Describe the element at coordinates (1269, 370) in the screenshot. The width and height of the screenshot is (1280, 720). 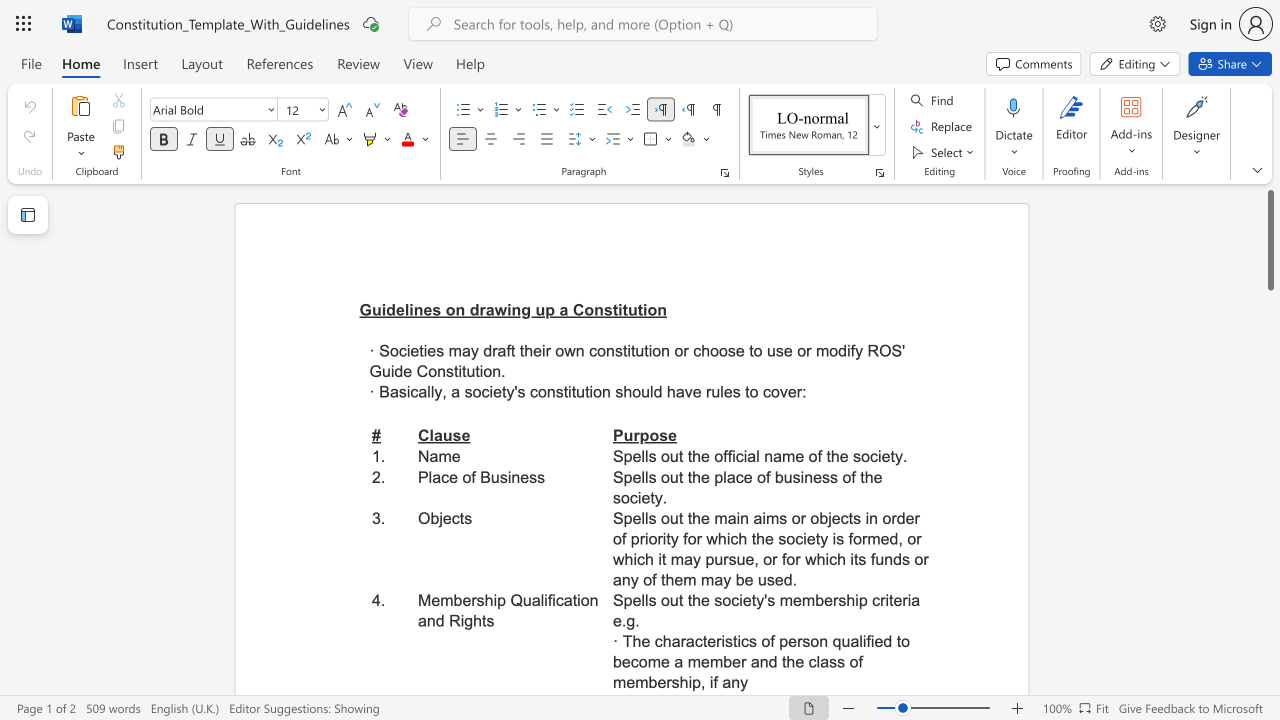
I see `the right-hand scrollbar to descend the page` at that location.